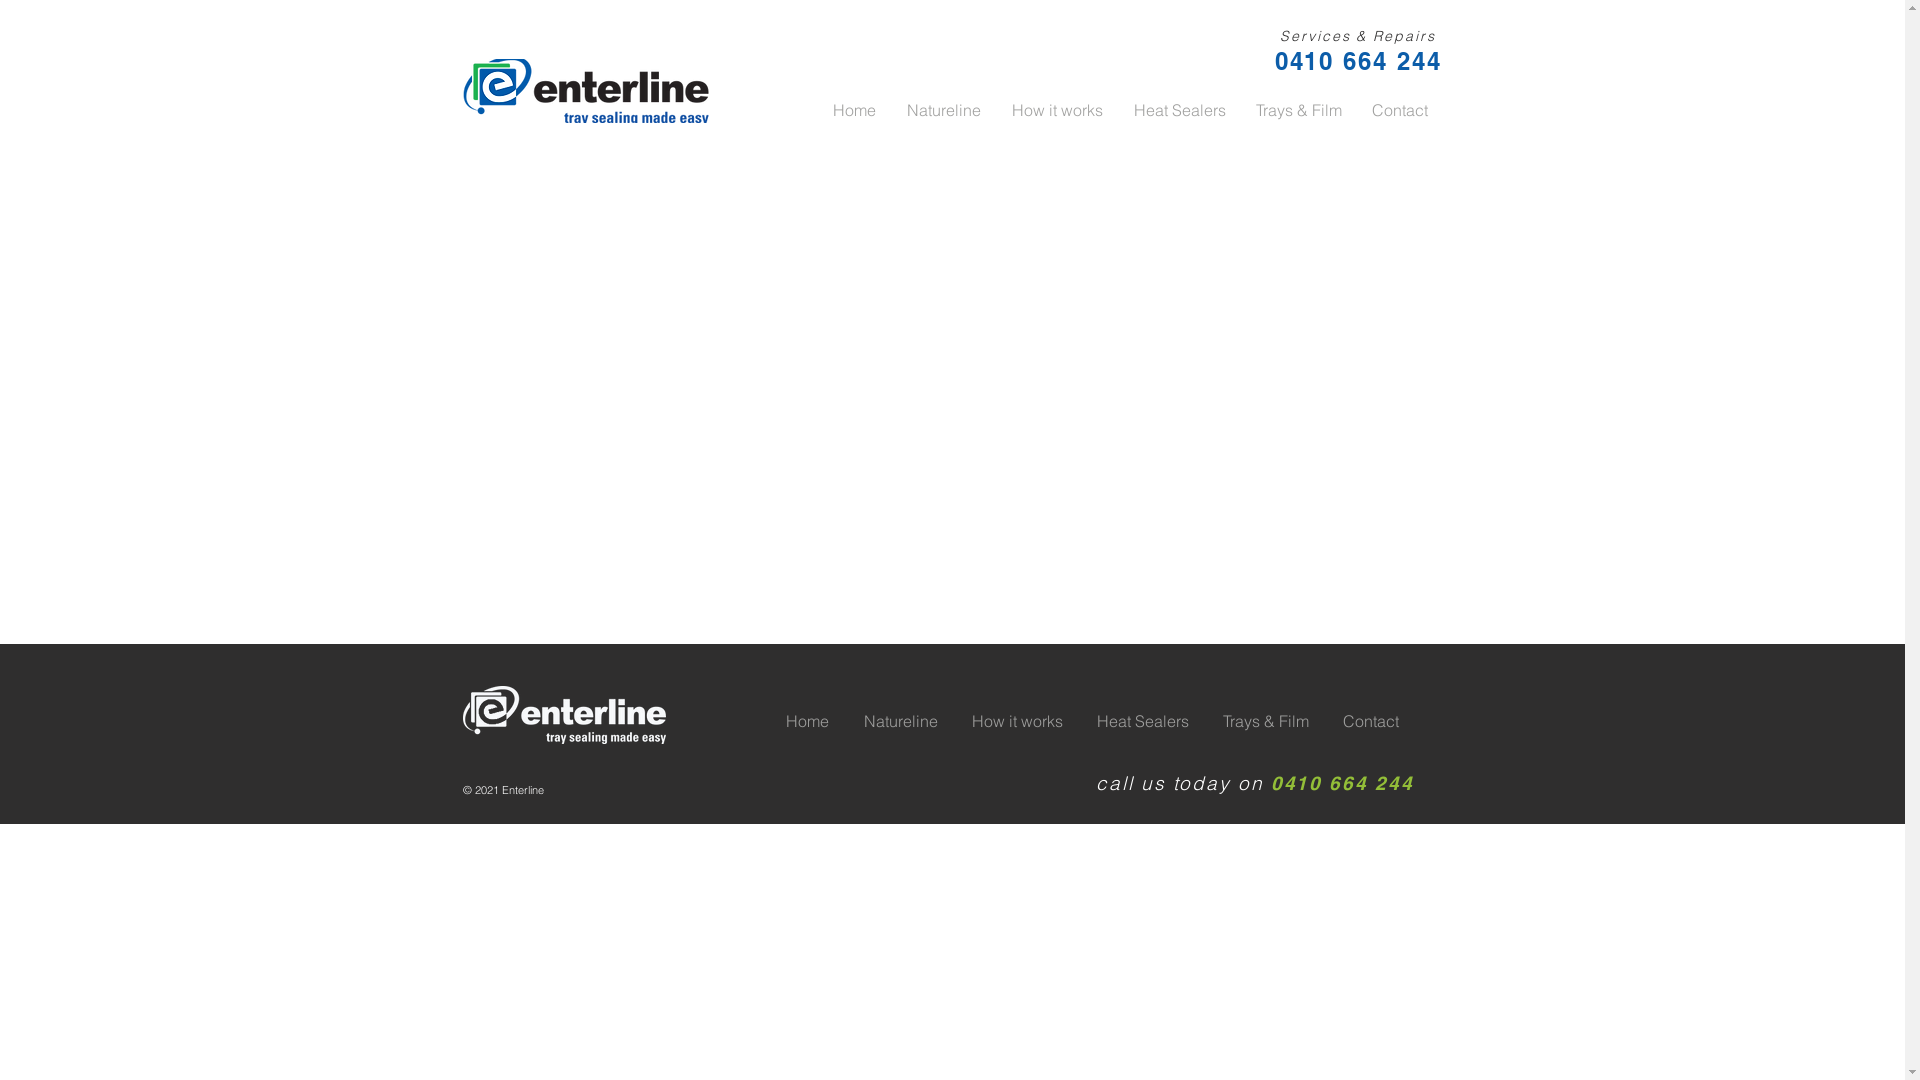 This screenshot has height=1080, width=1920. I want to click on 'Natureline', so click(941, 110).